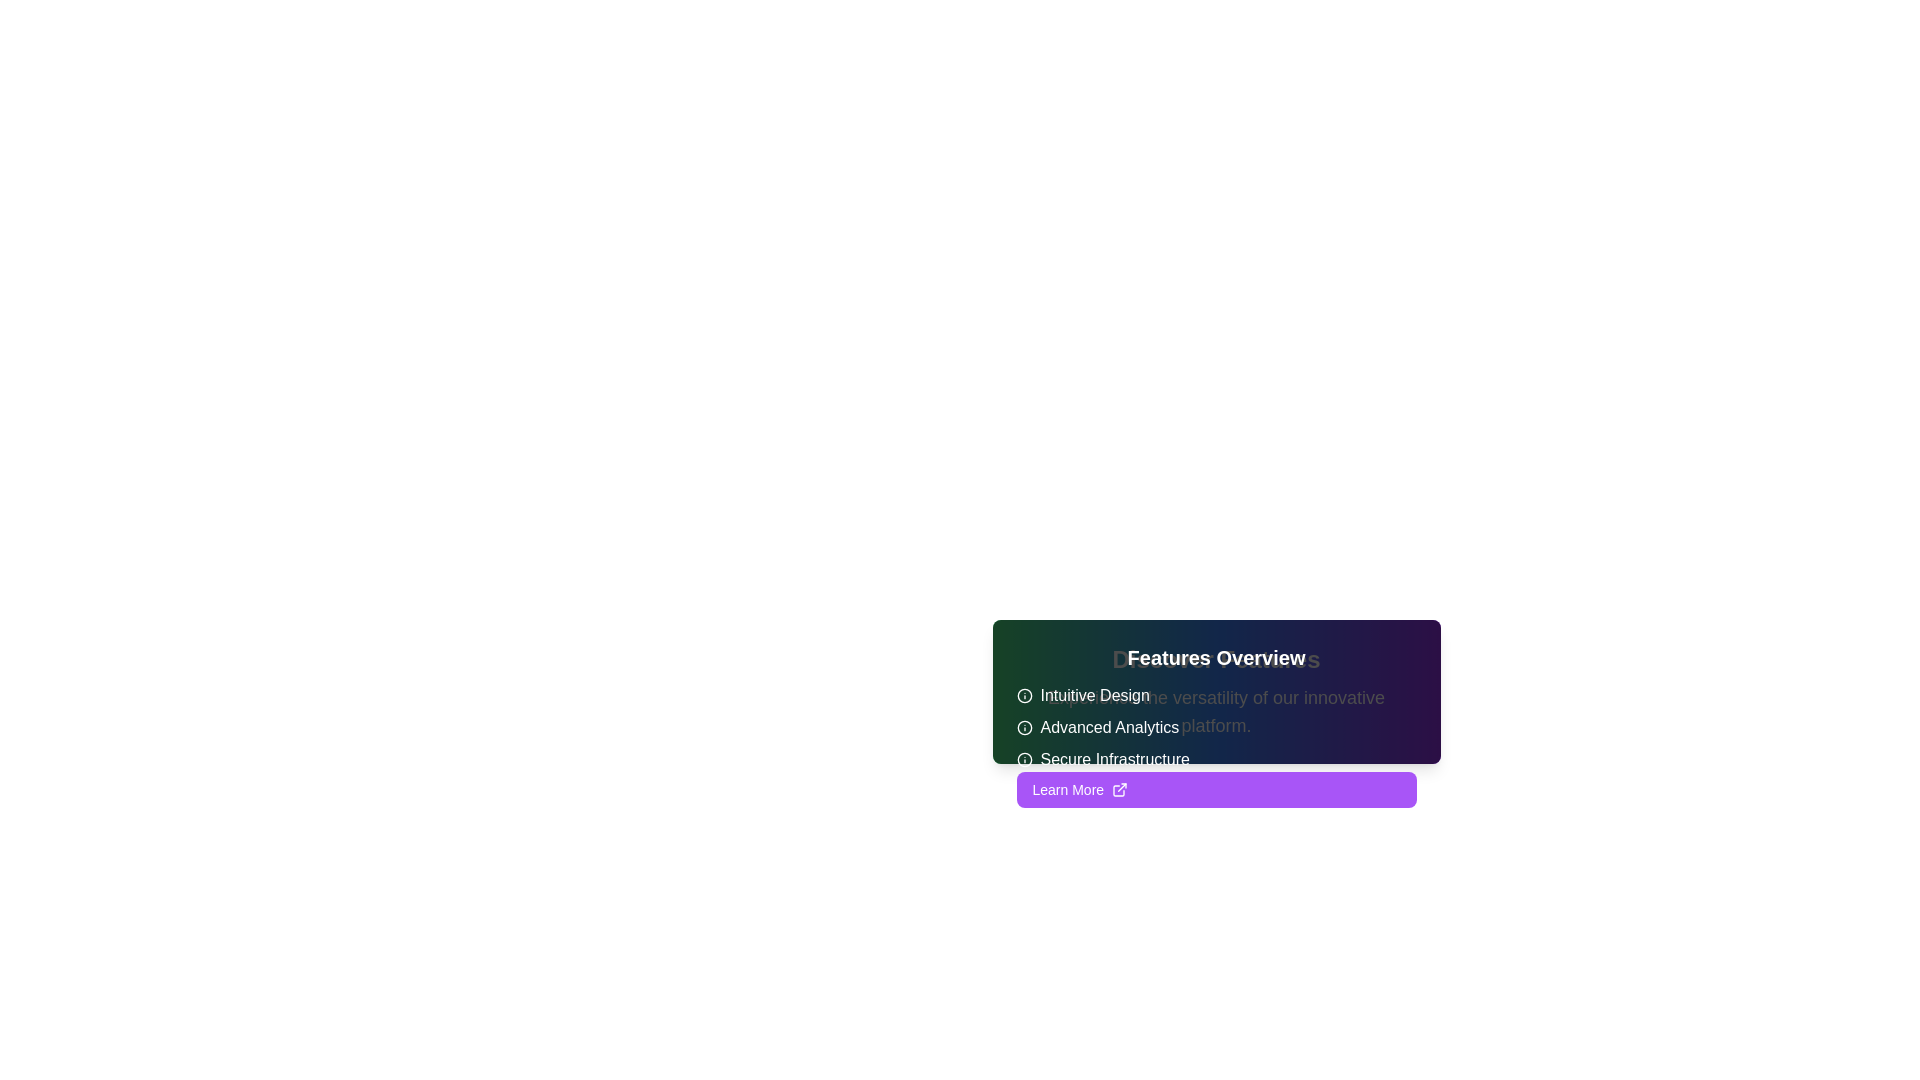 The image size is (1920, 1080). I want to click on the circular SVG icon representing a feature in the overview section, located to the left of the 'Advanced Analytics' list item, positioned between 'Intuitive Design' and 'Secure Infrastructure', so click(1024, 728).